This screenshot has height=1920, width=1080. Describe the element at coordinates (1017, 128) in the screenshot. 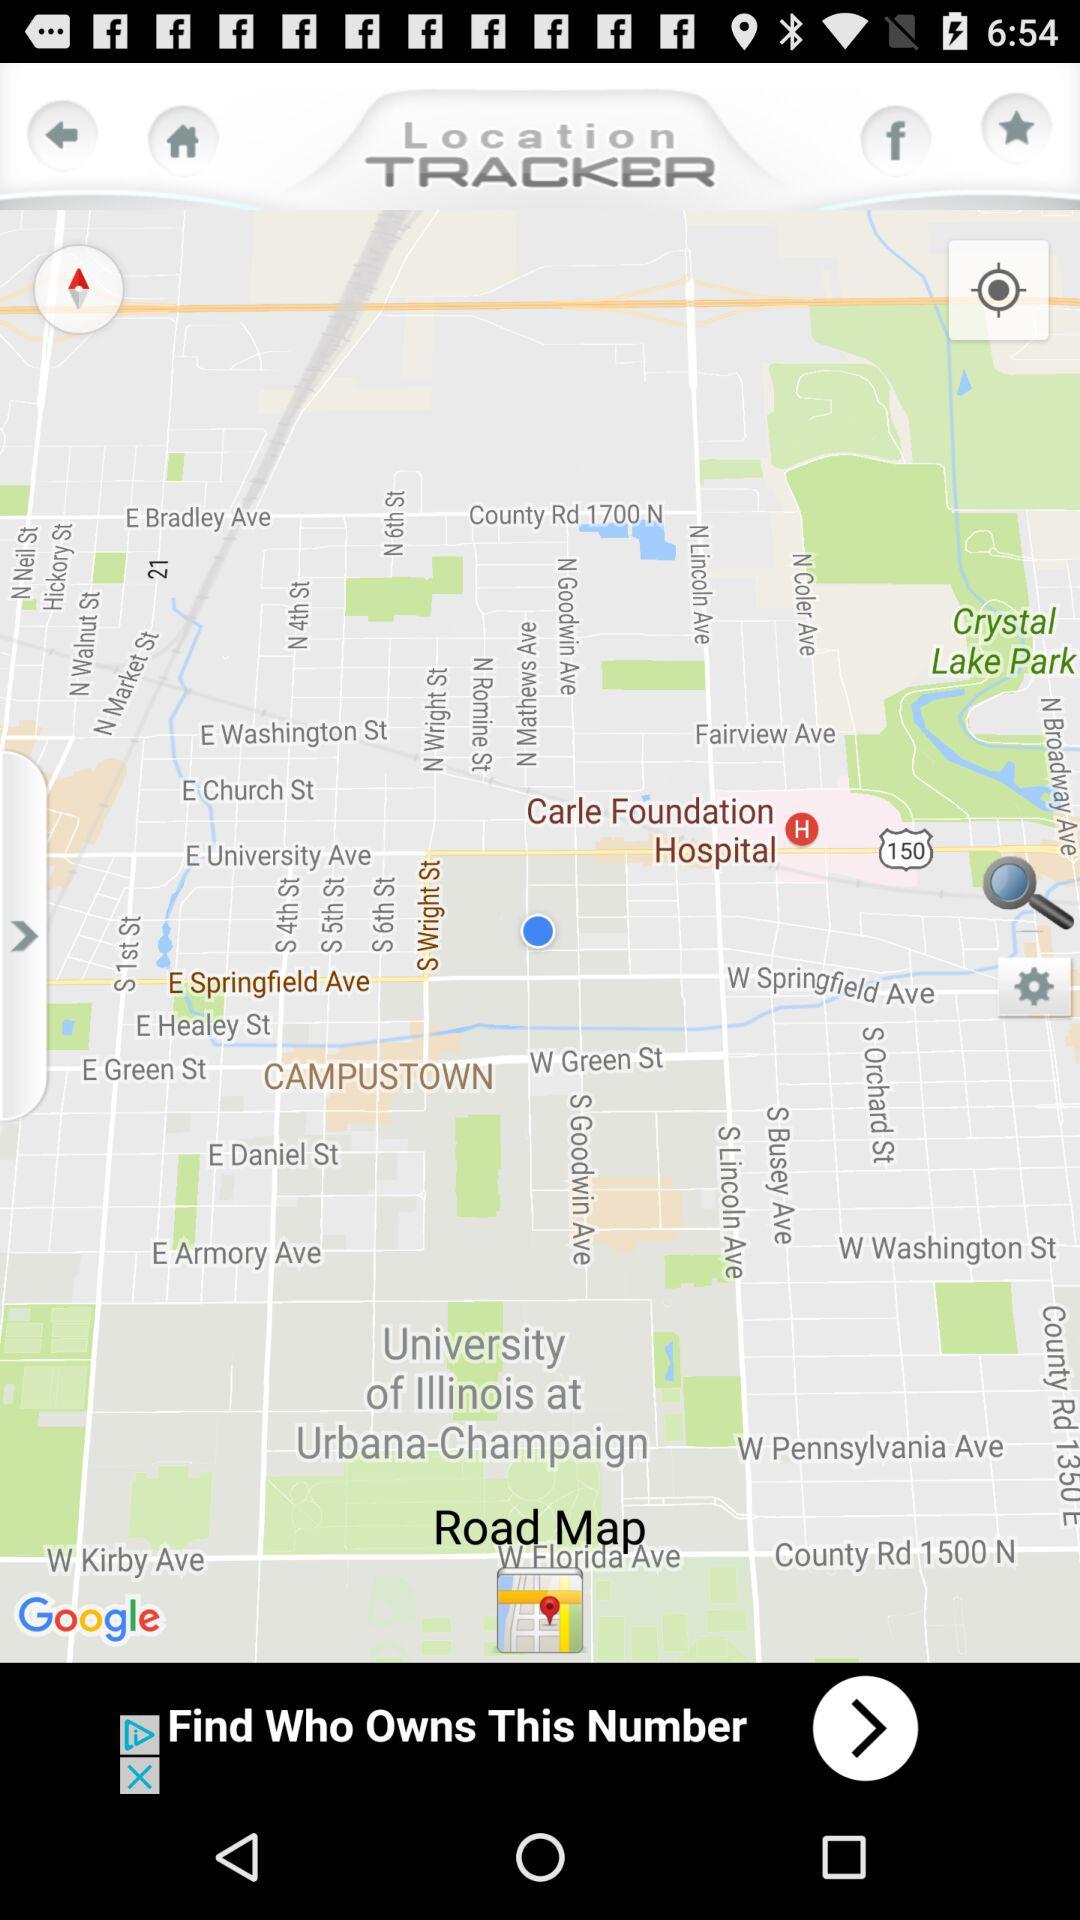

I see `to favourites` at that location.